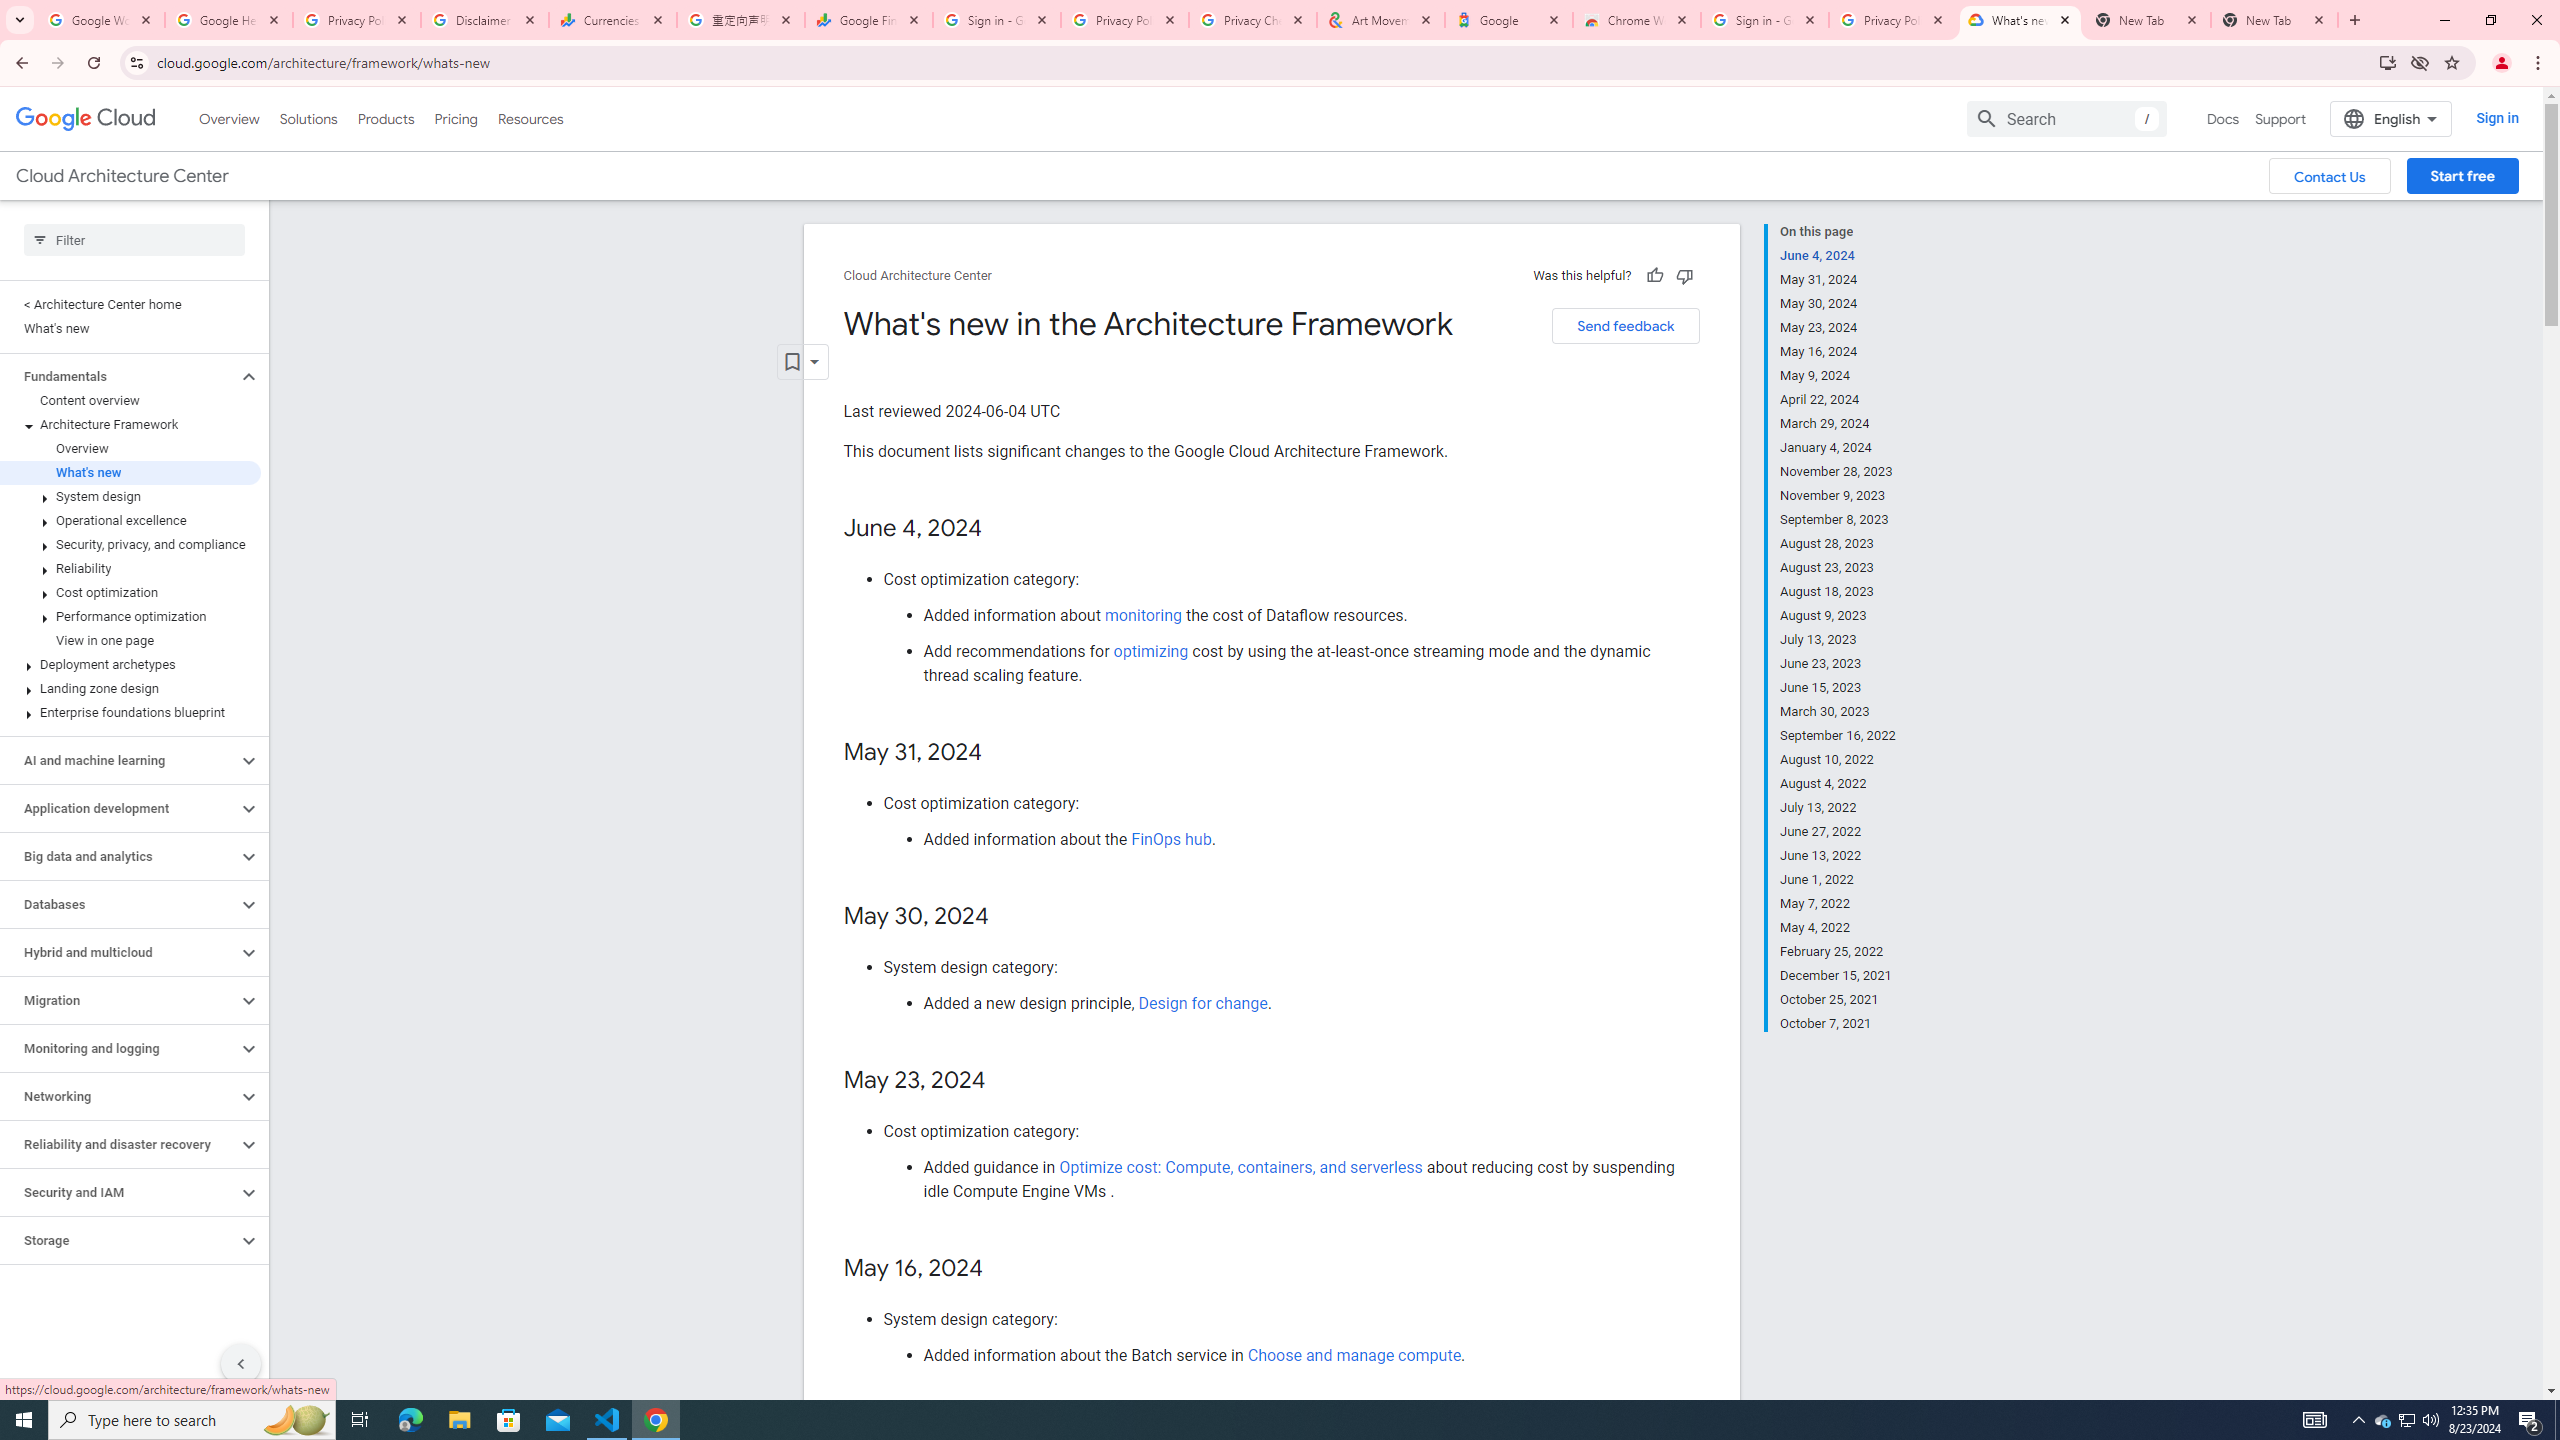 This screenshot has width=2560, height=1440. I want to click on 'Helpful', so click(1652, 275).